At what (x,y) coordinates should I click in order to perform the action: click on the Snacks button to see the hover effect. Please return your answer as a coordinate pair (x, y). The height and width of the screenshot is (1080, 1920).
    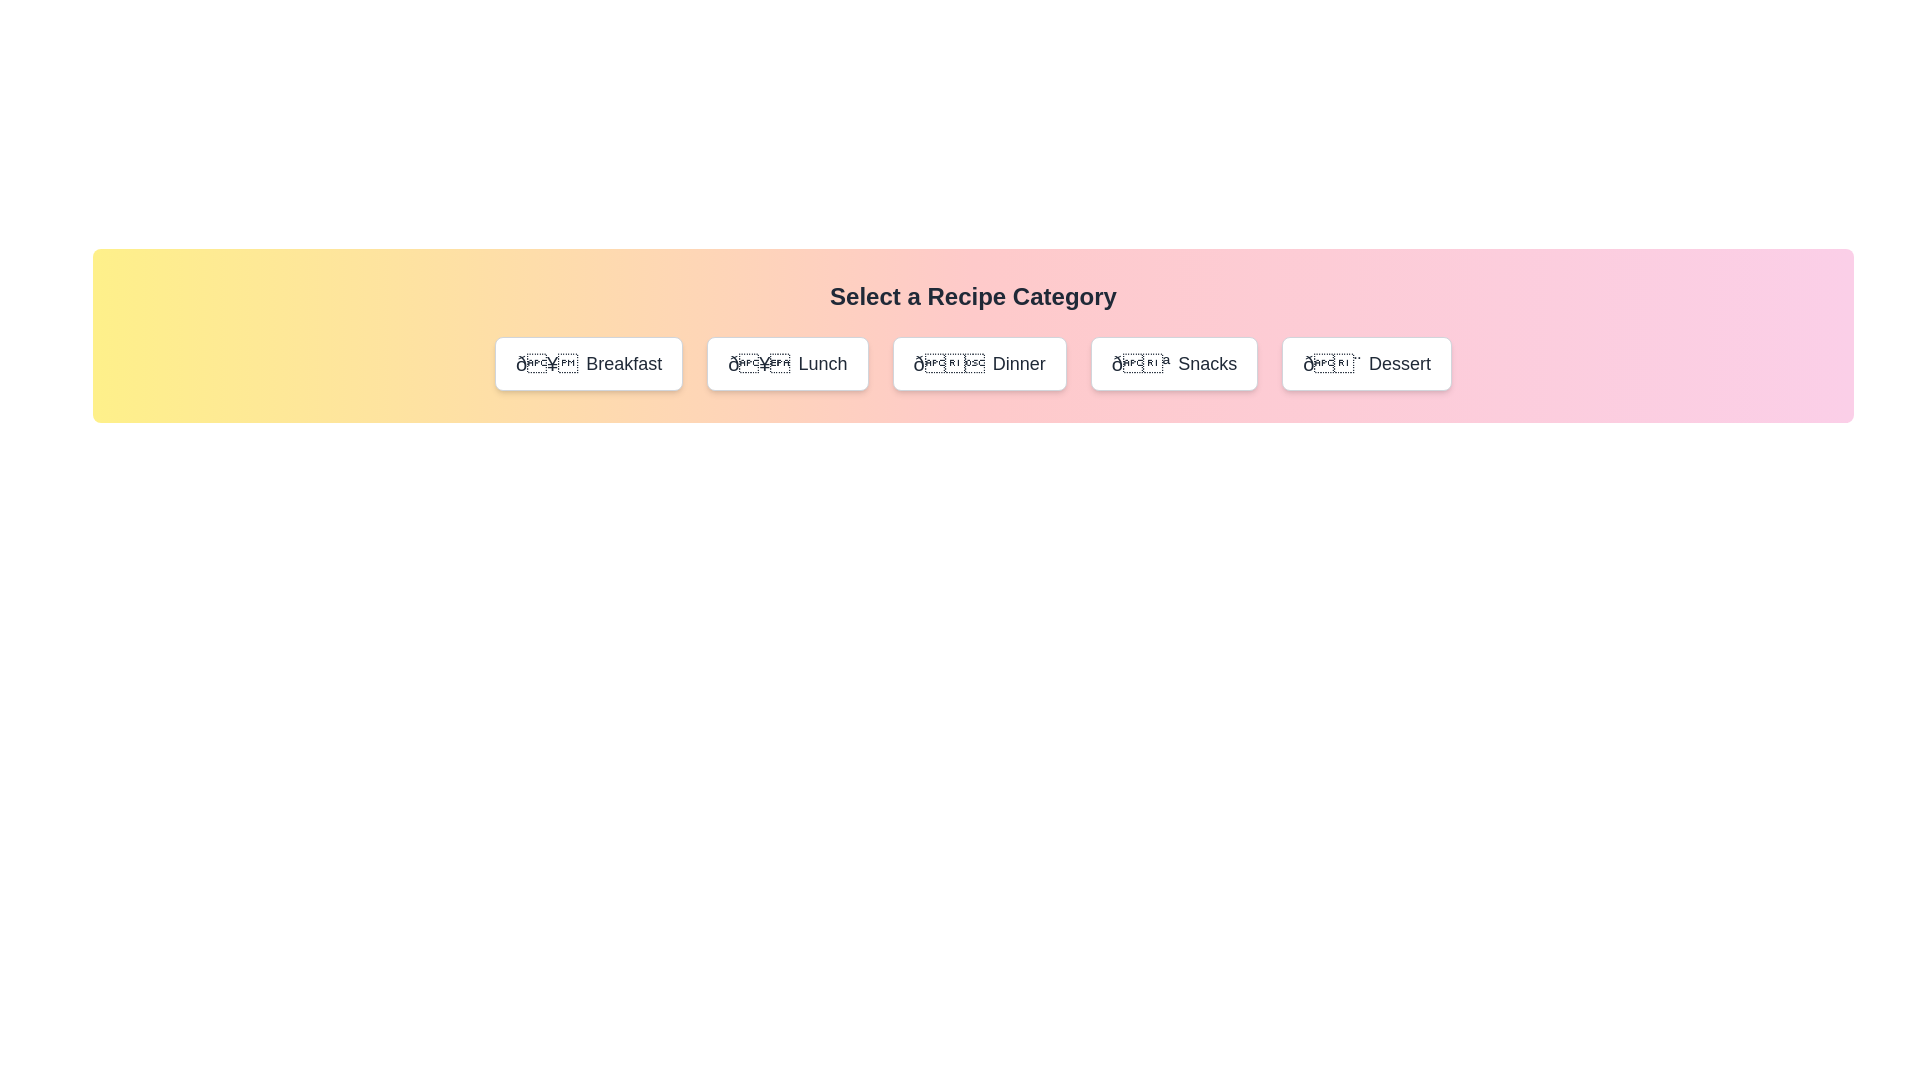
    Looking at the image, I should click on (1174, 363).